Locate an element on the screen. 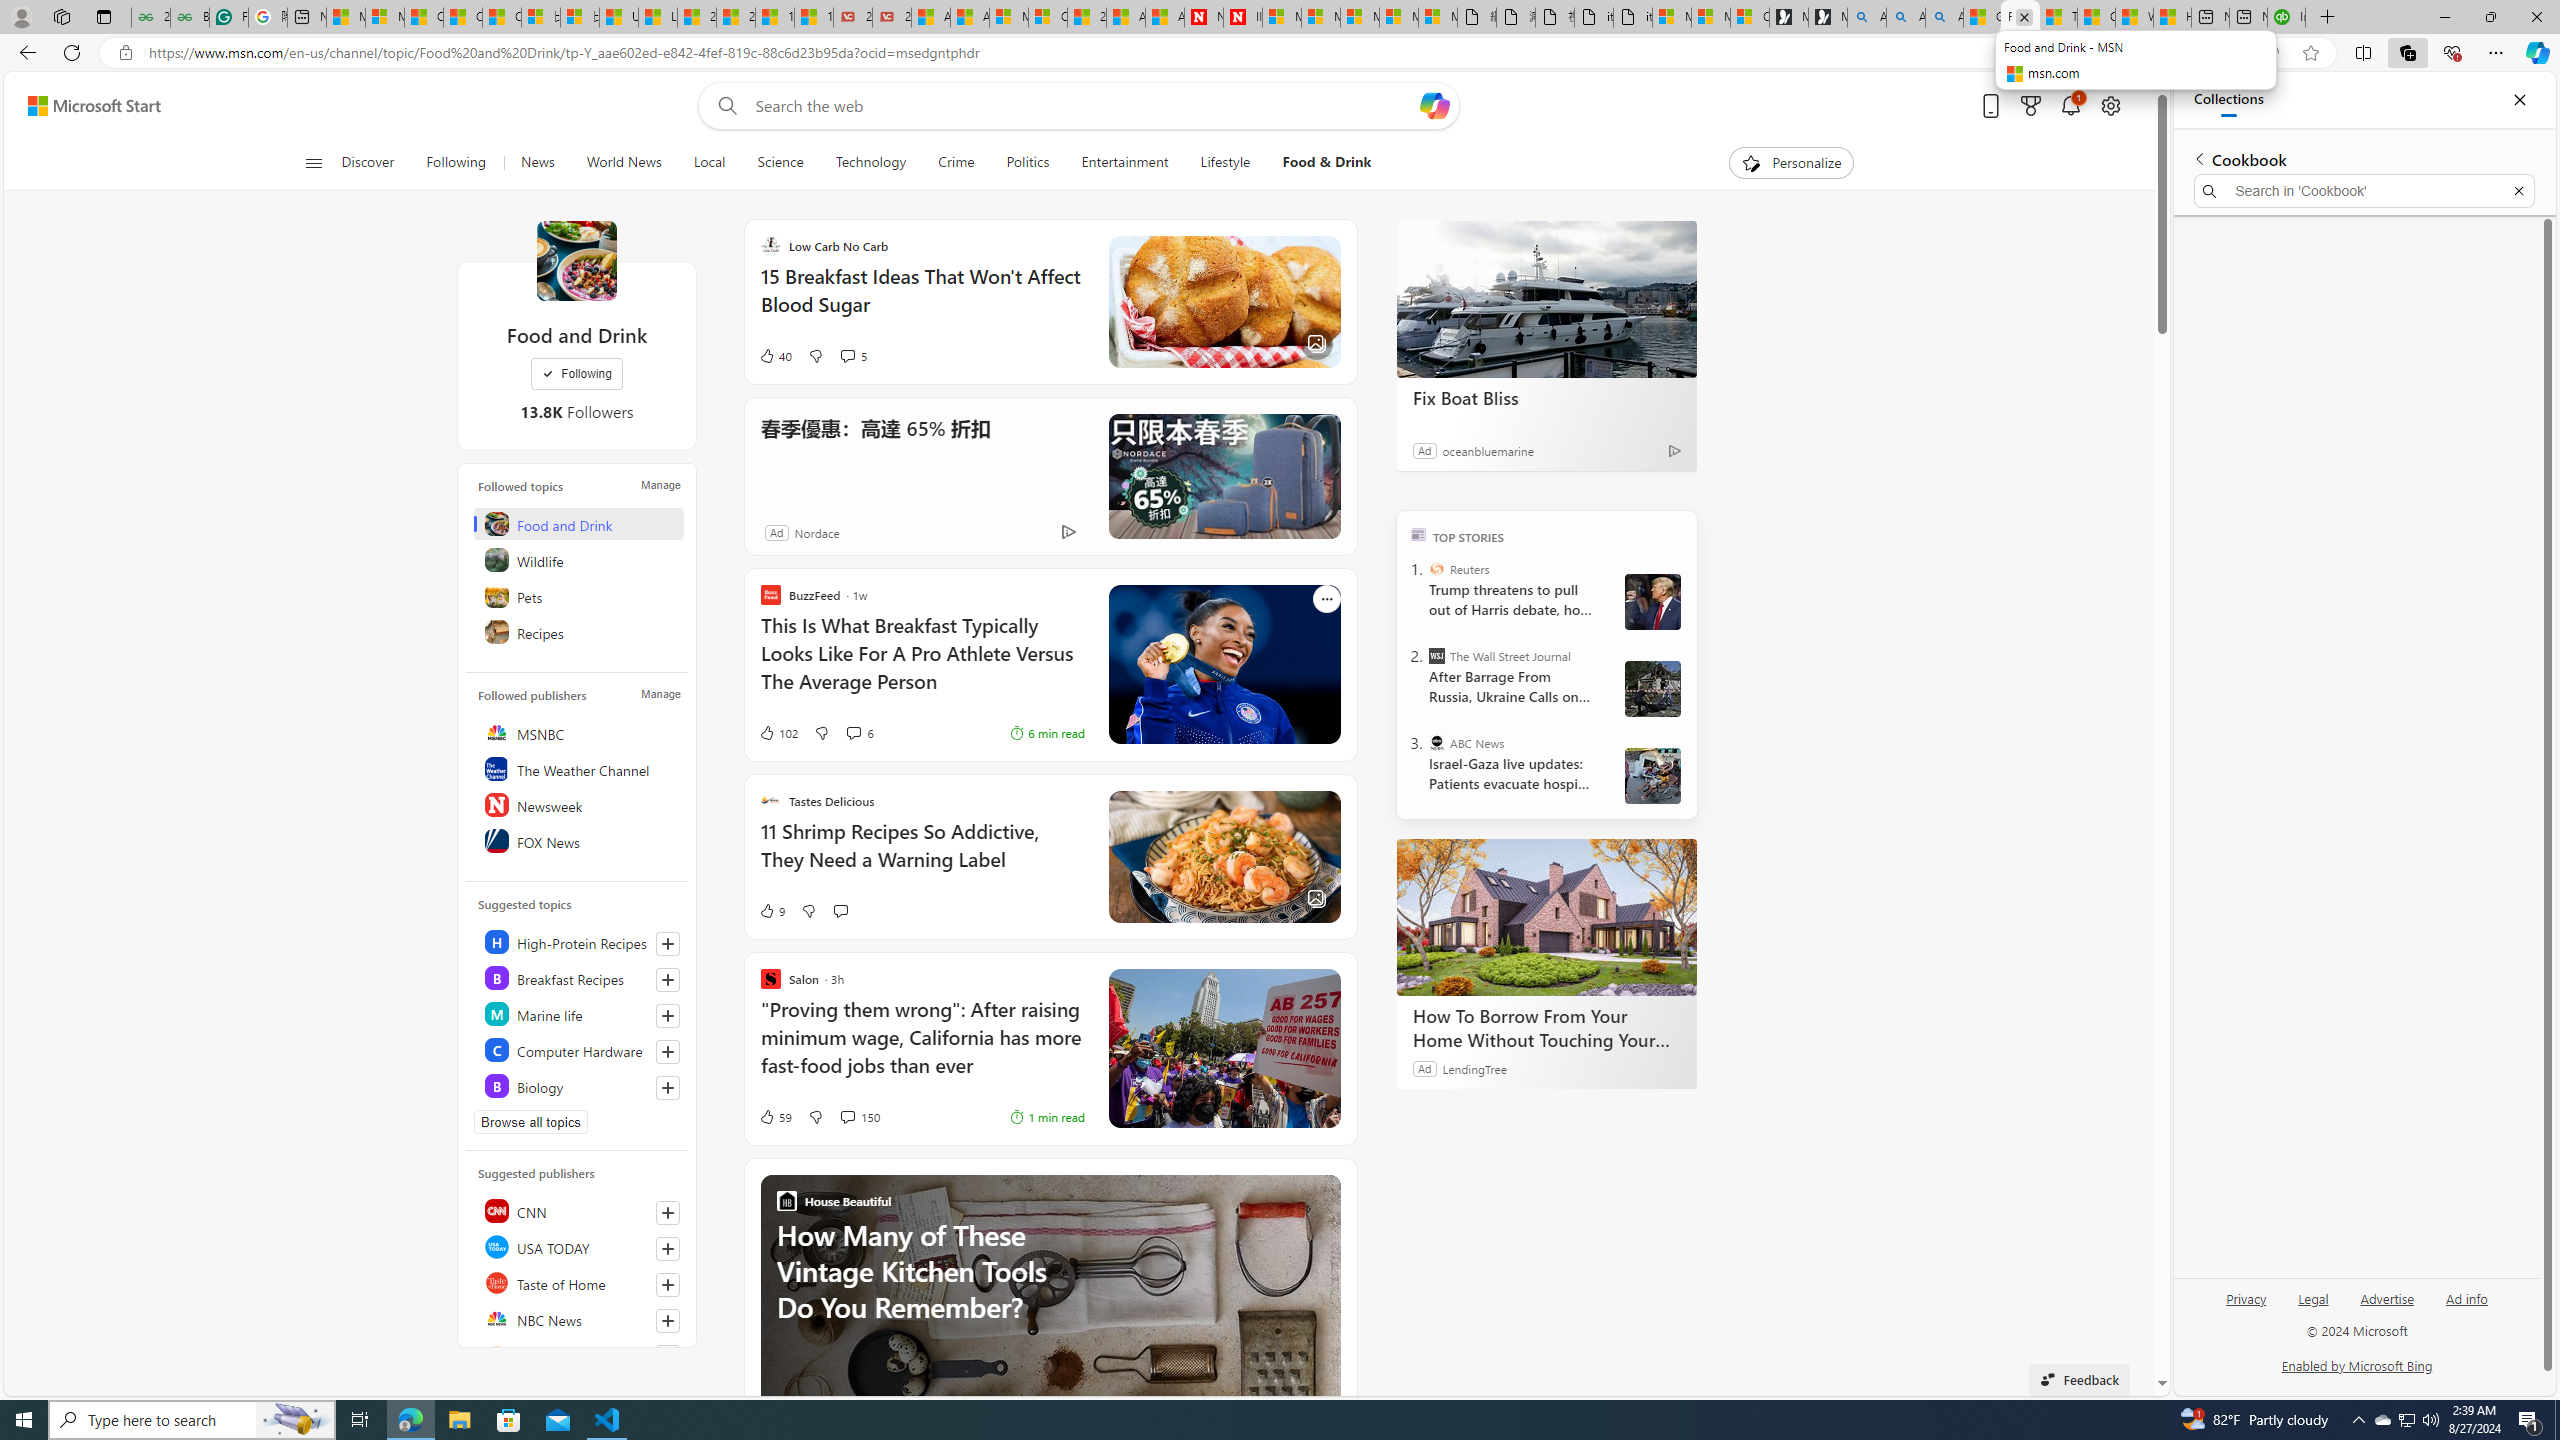 Image resolution: width=2560 pixels, height=1440 pixels. 'Pets' is located at coordinates (578, 595).